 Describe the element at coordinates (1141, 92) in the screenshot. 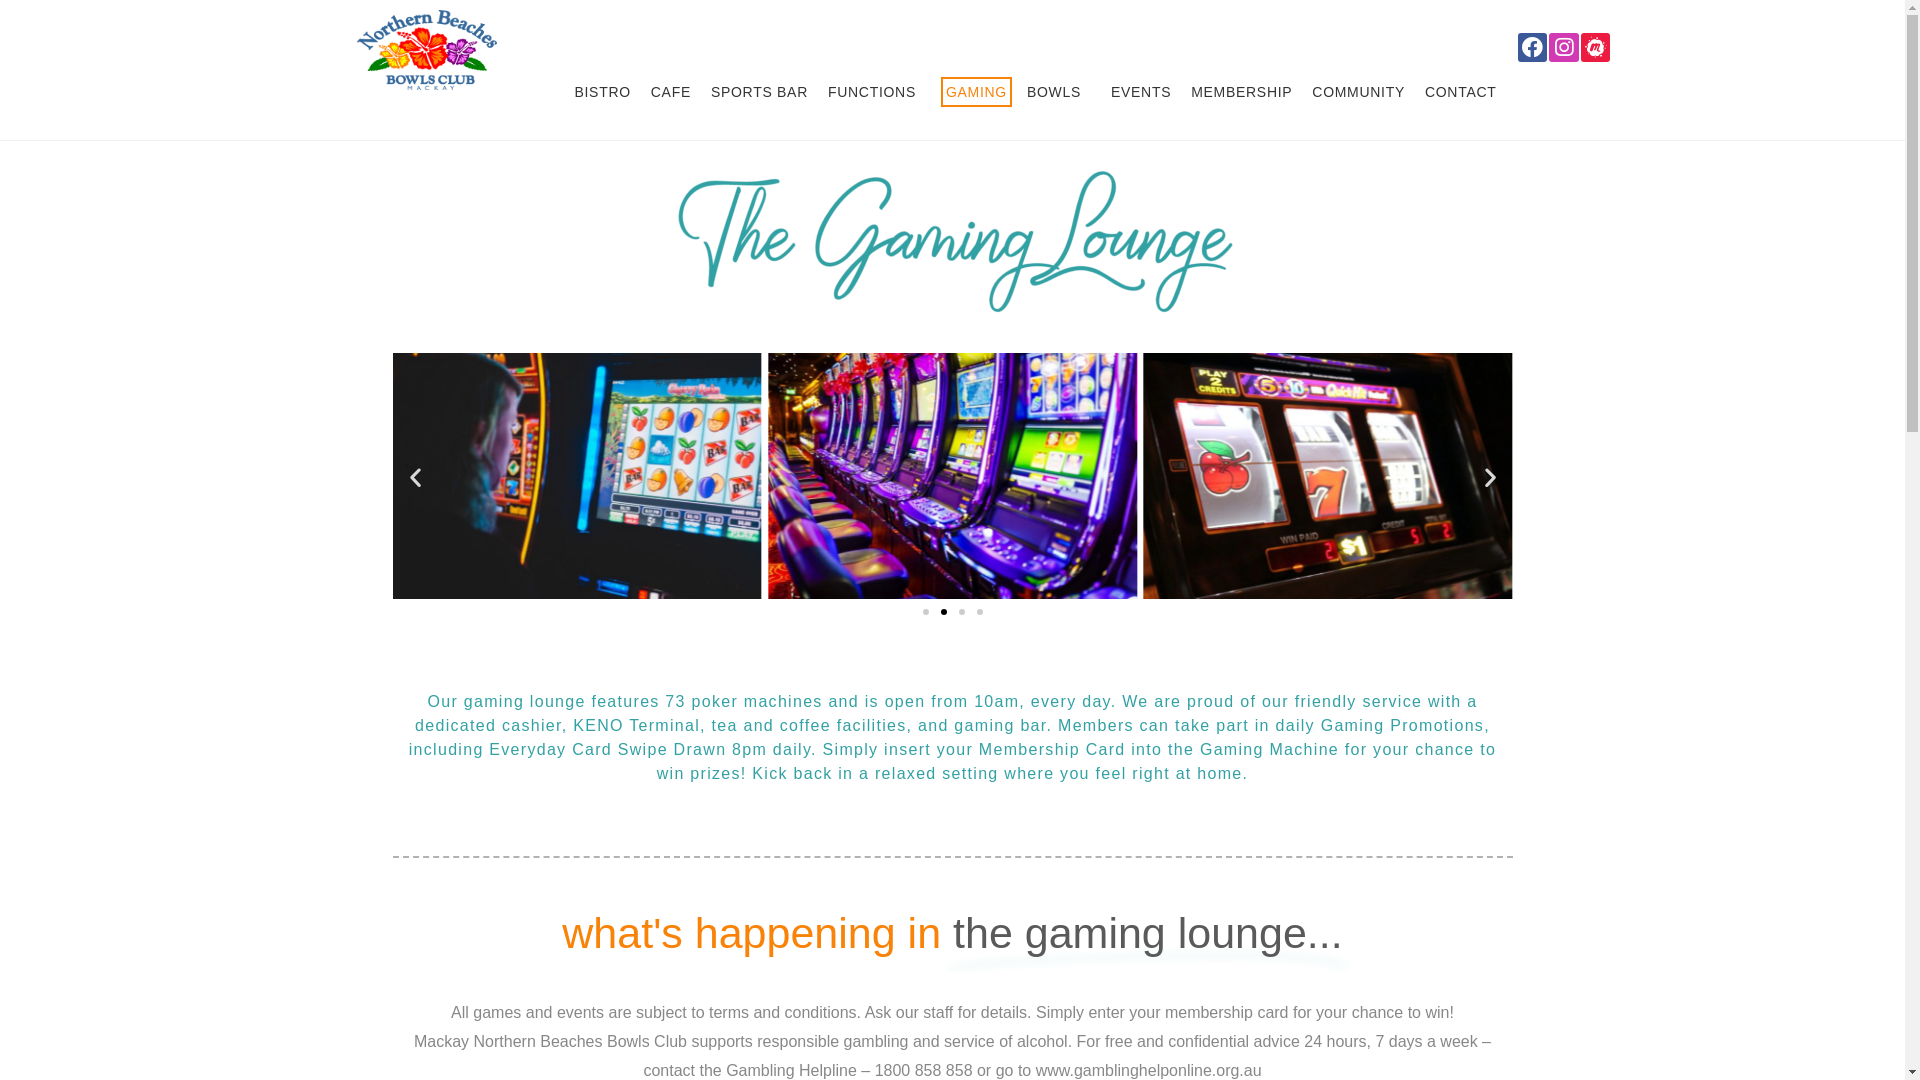

I see `'EVENTS'` at that location.